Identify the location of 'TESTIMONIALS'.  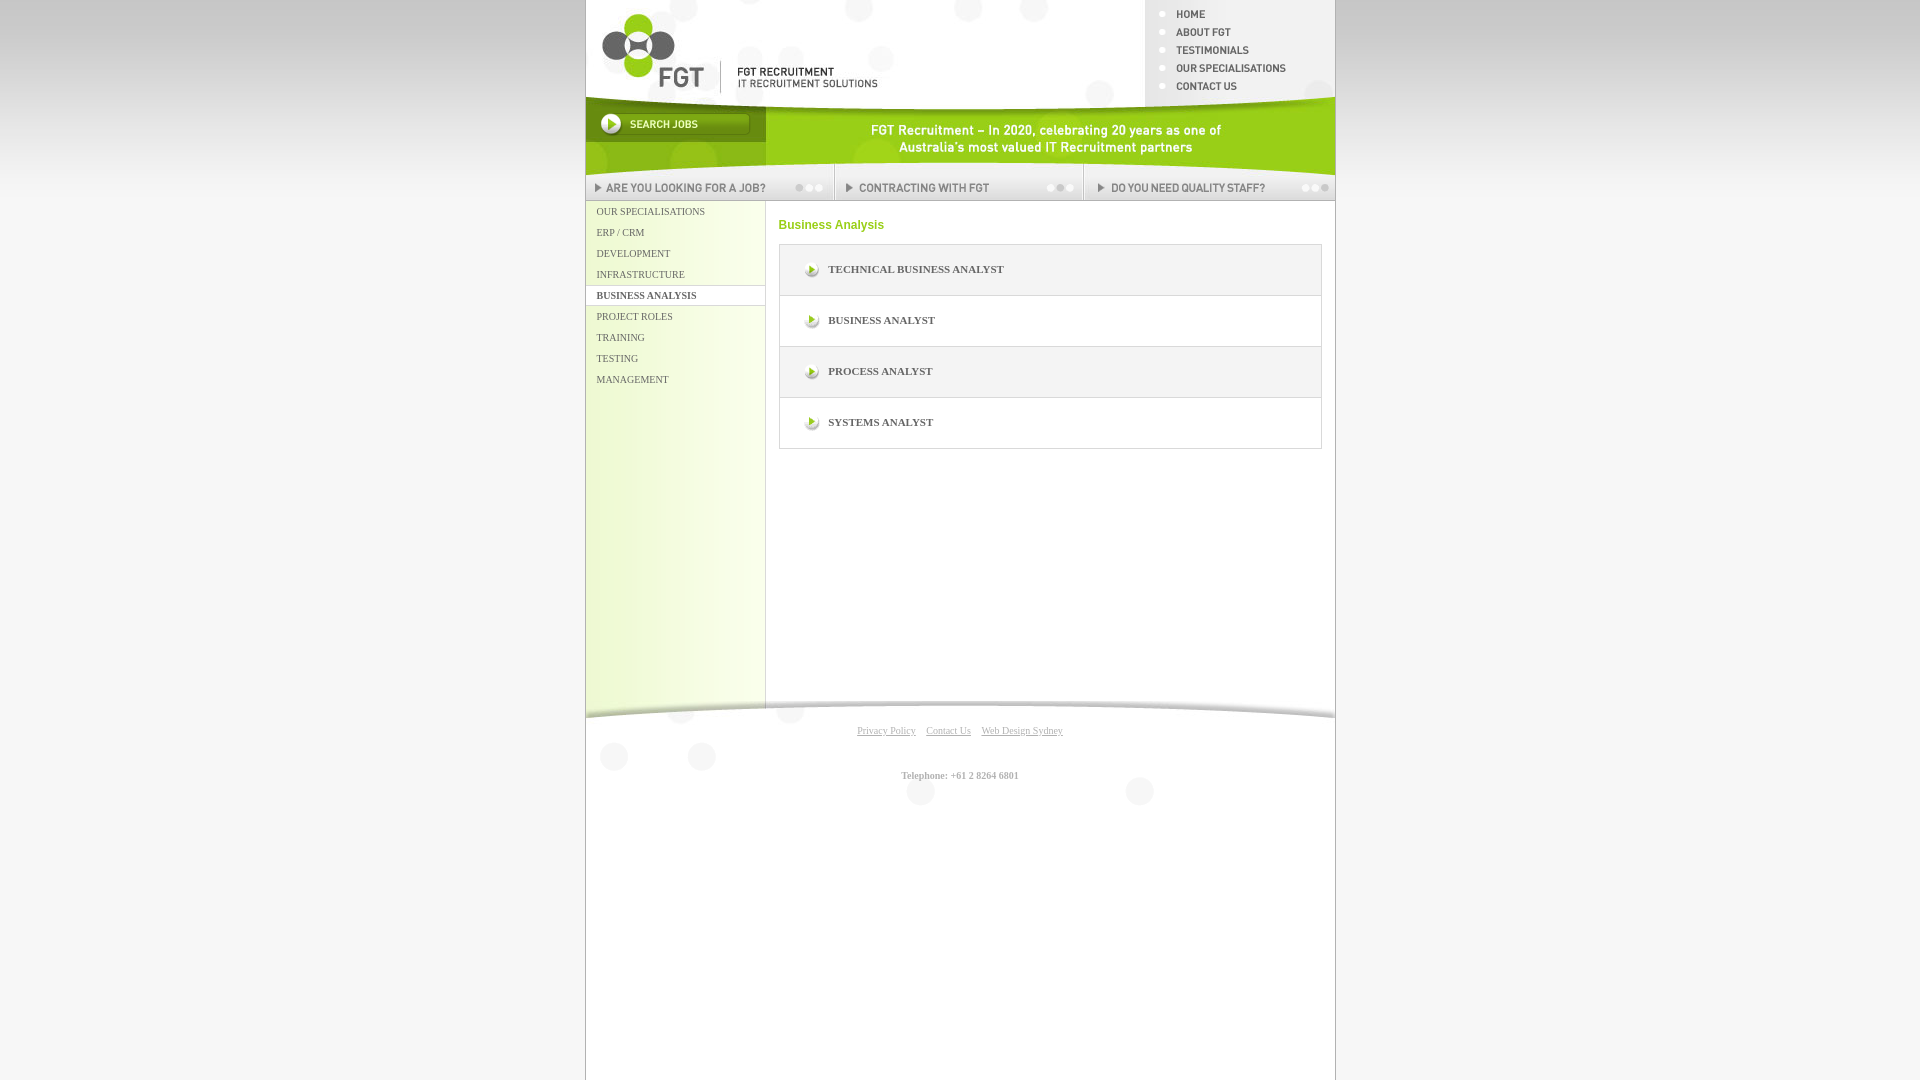
(1143, 53).